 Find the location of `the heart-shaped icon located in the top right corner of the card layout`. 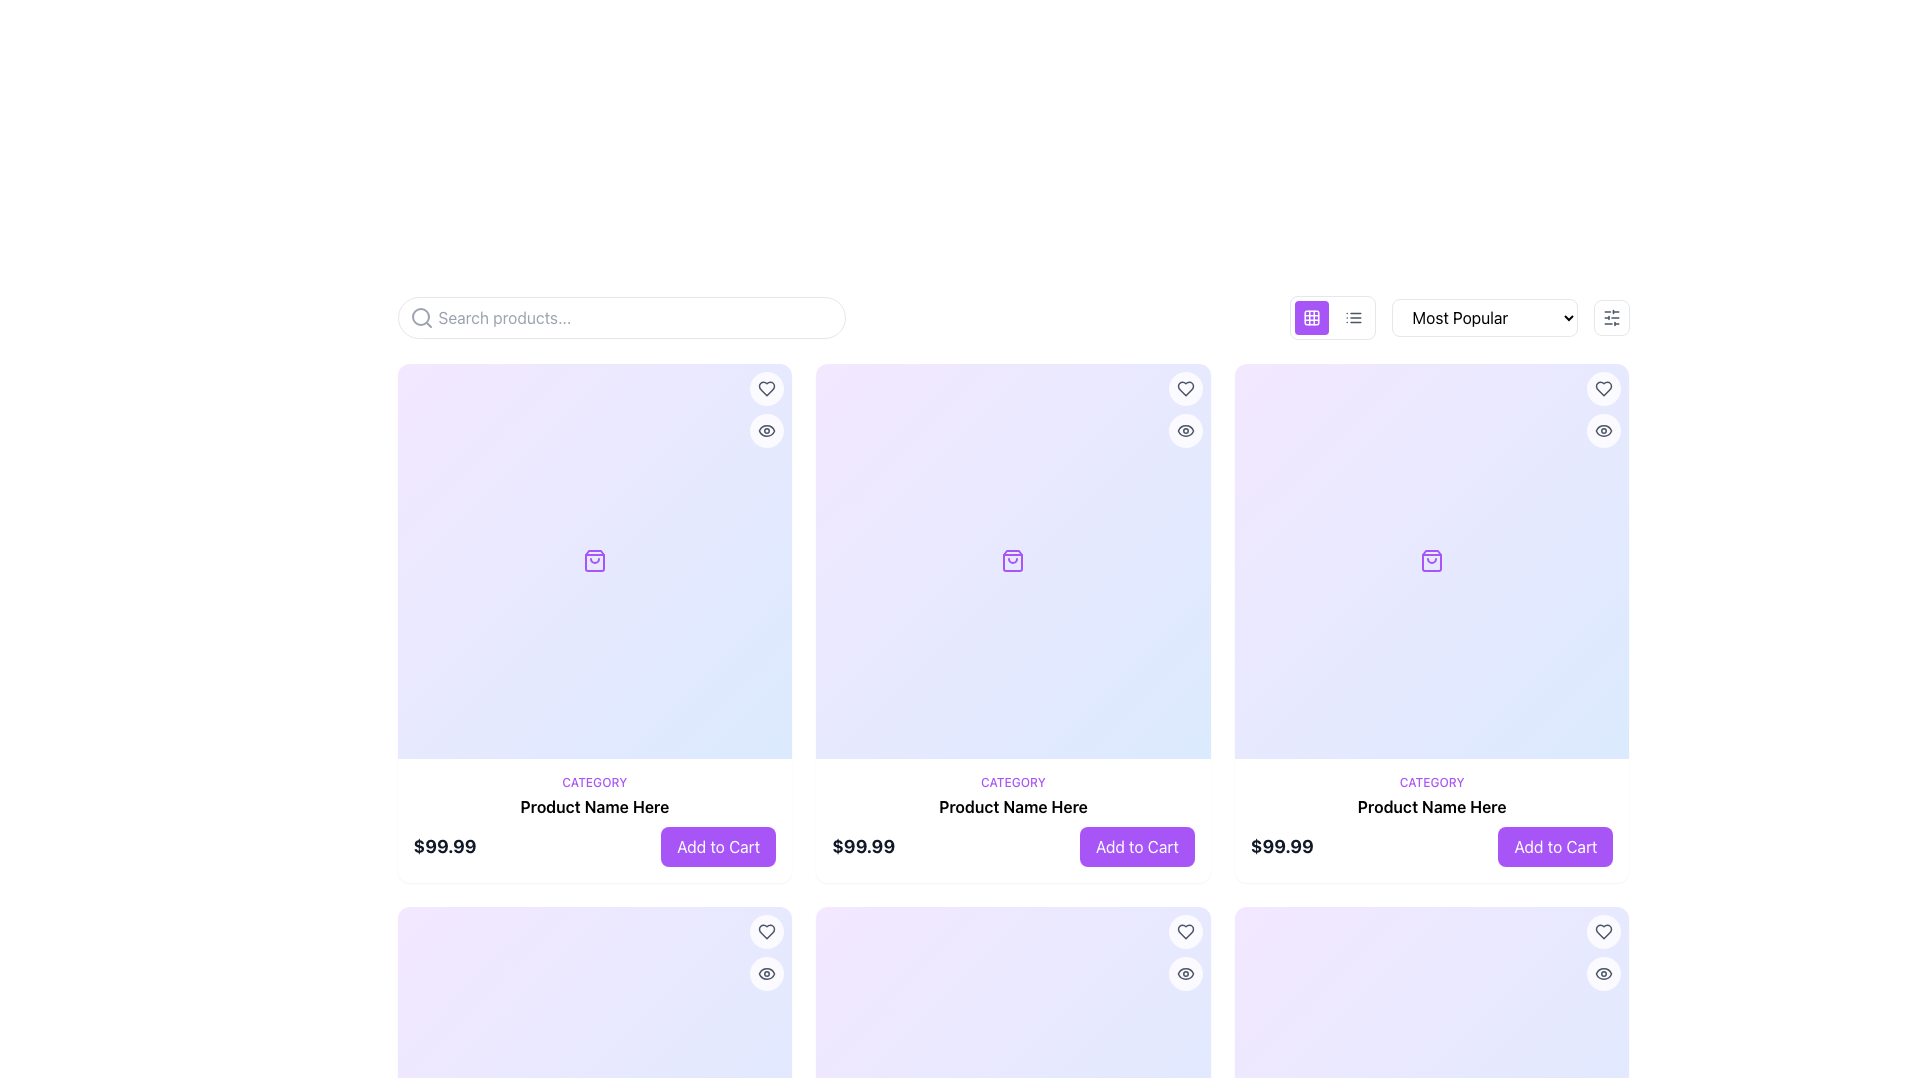

the heart-shaped icon located in the top right corner of the card layout is located at coordinates (1604, 931).